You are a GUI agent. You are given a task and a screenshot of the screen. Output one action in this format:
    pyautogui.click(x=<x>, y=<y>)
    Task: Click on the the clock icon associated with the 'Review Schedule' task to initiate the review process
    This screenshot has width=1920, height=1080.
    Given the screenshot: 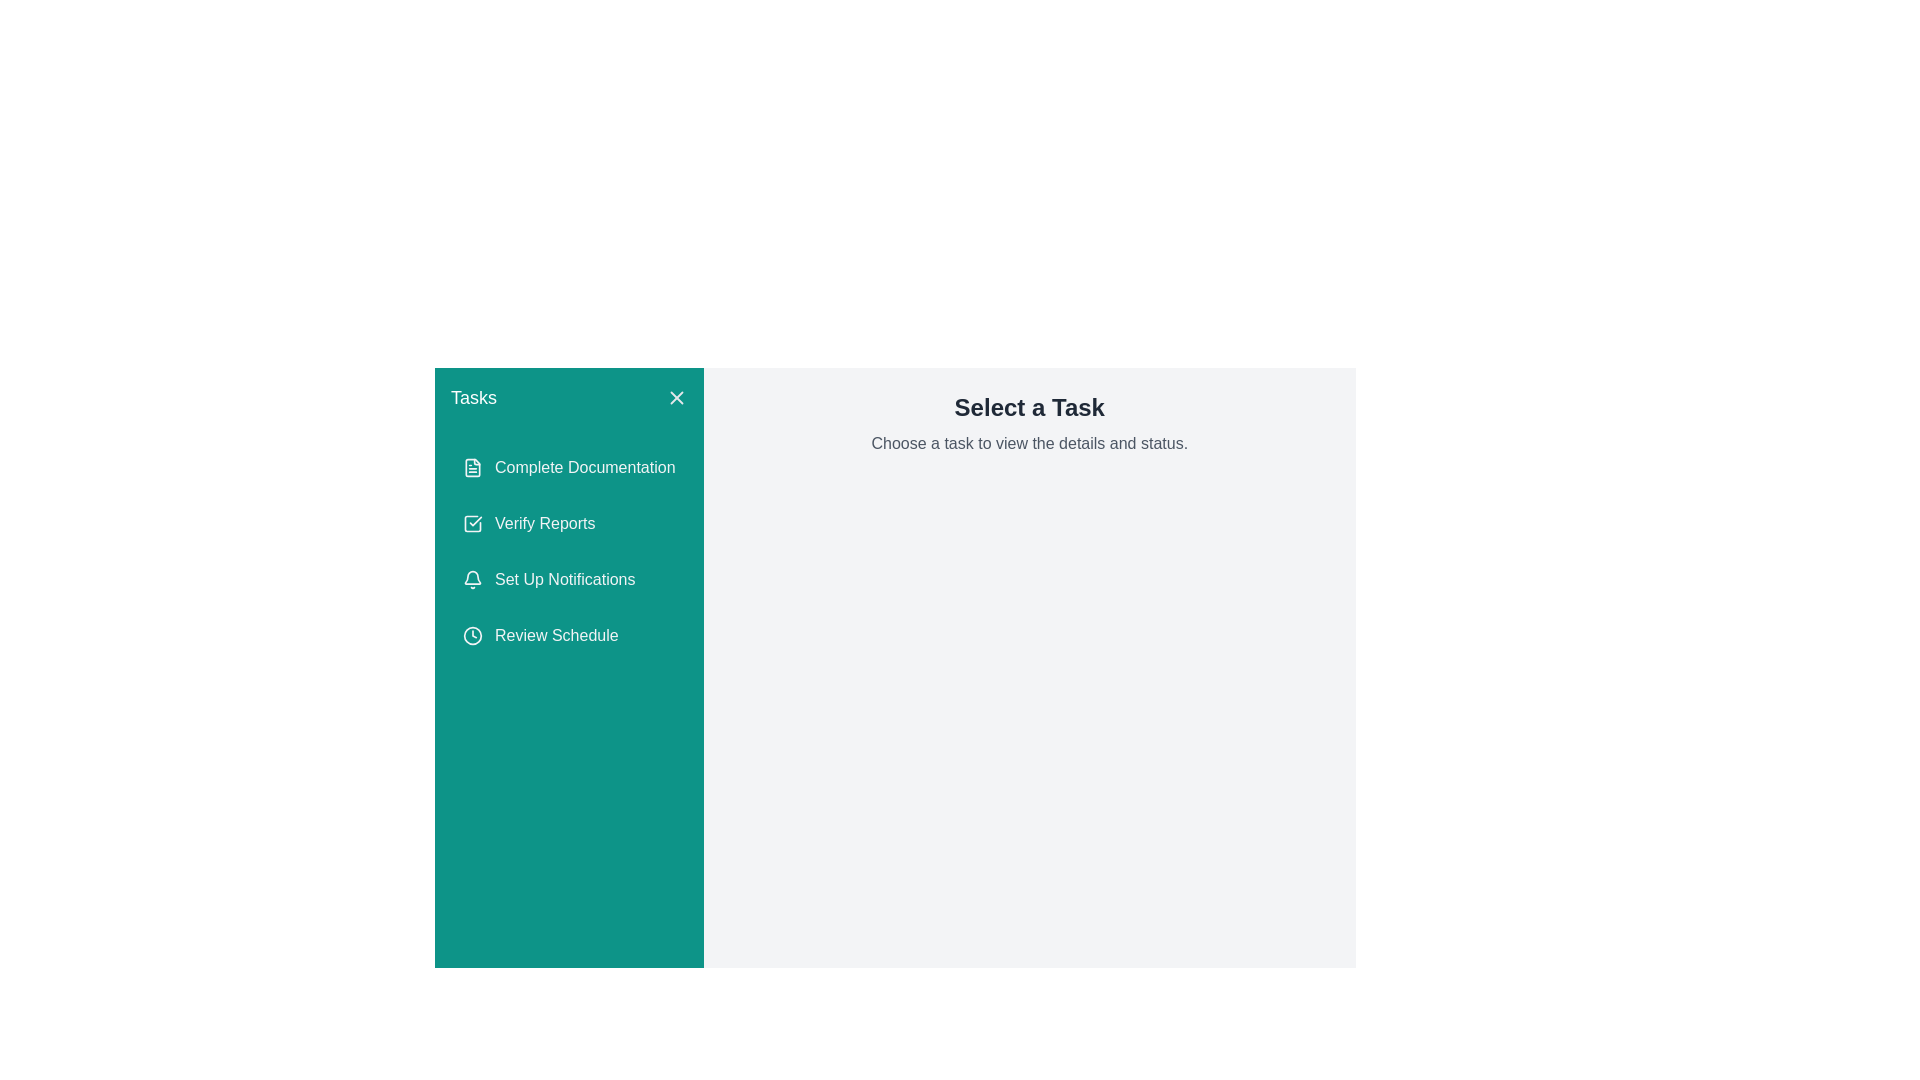 What is the action you would take?
    pyautogui.click(x=472, y=636)
    